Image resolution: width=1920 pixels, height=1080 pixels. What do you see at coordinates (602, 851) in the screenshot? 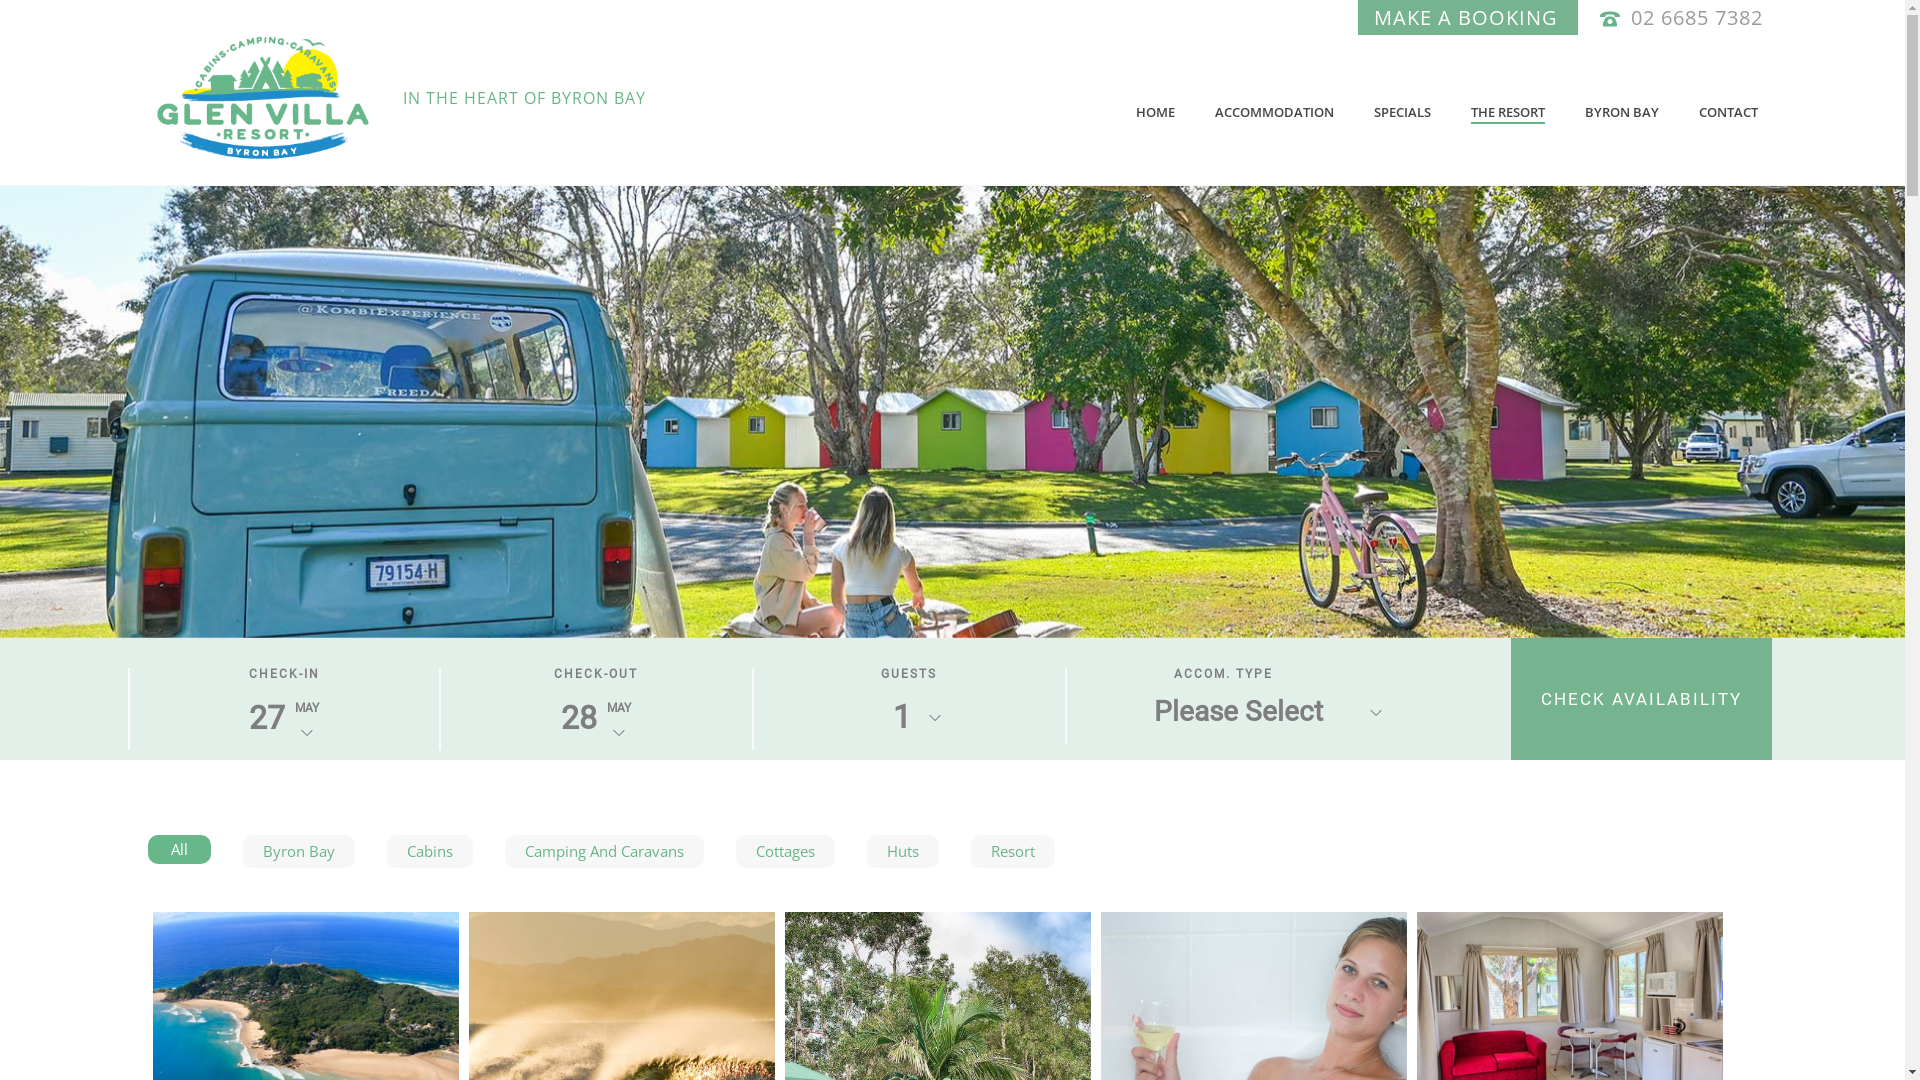
I see `'Camping And Caravans'` at bounding box center [602, 851].